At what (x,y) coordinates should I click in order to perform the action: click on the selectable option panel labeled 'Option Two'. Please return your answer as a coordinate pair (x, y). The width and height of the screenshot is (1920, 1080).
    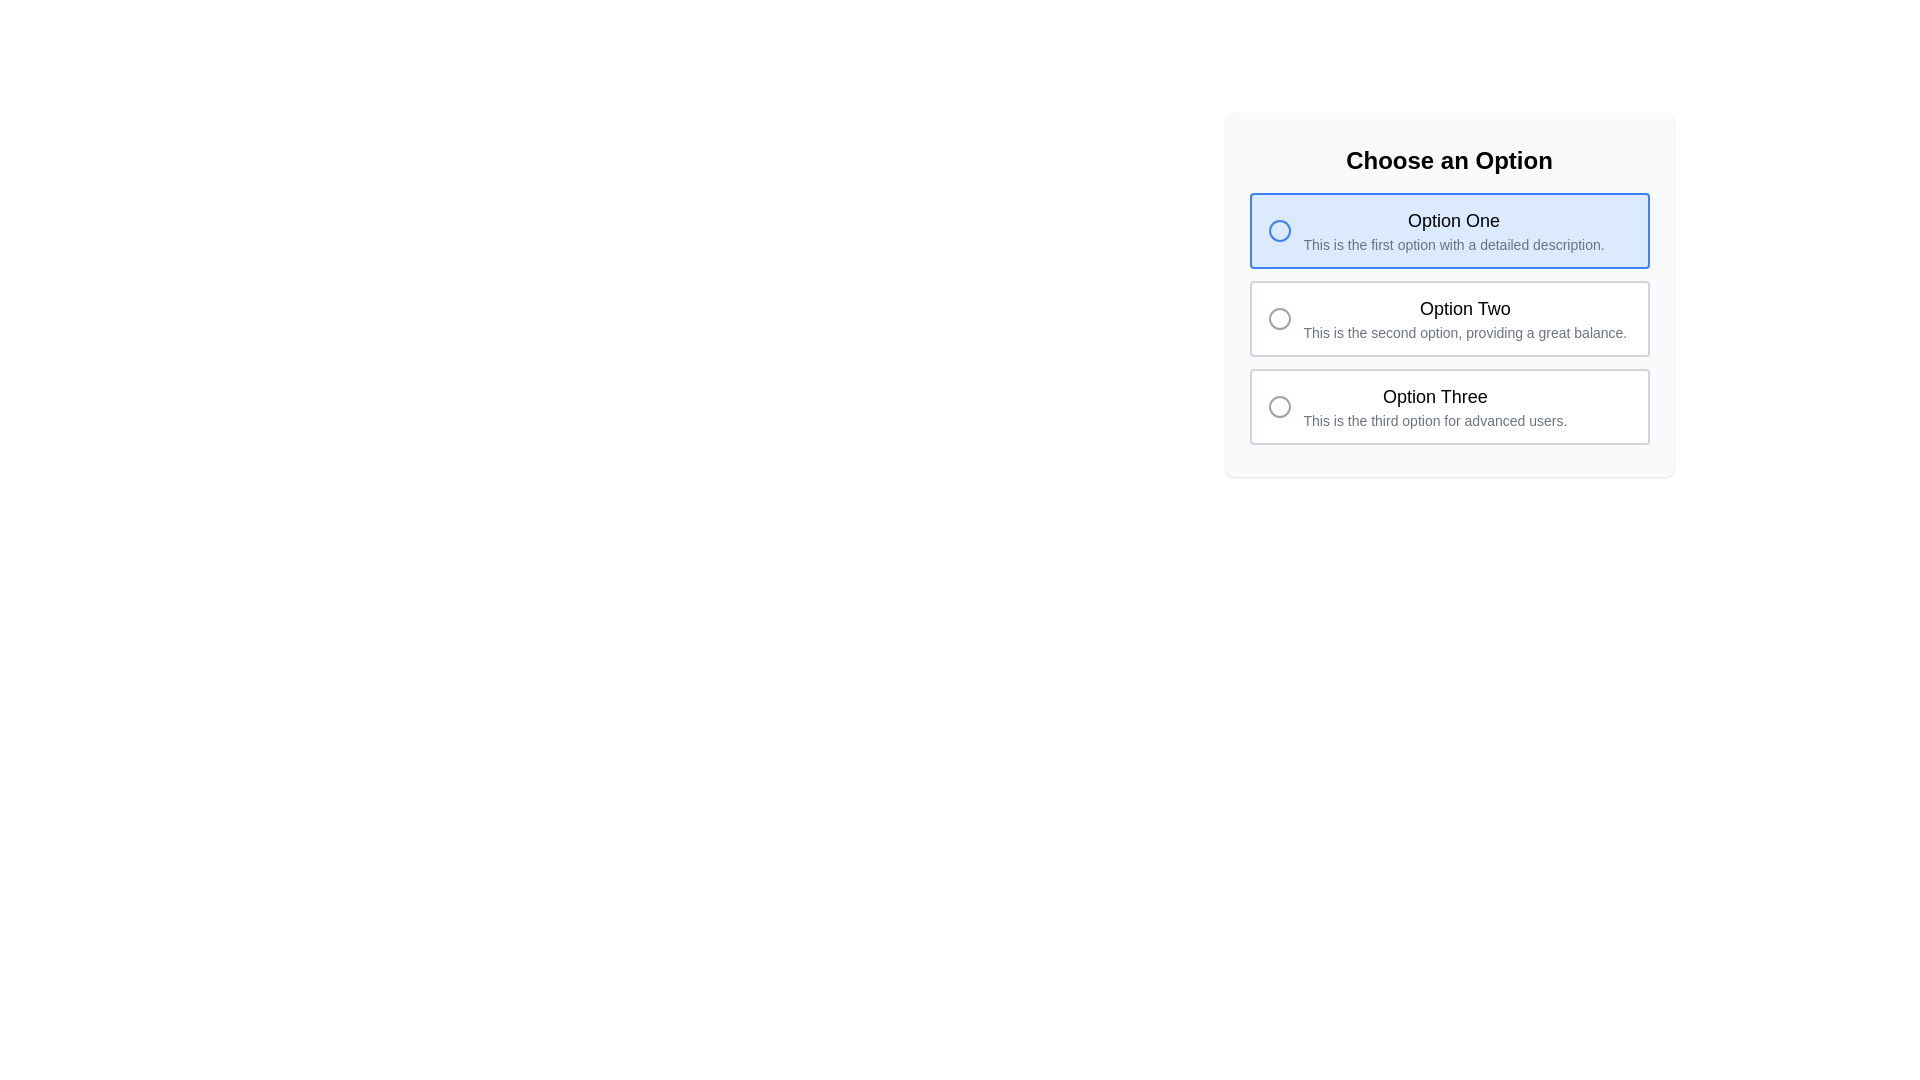
    Looking at the image, I should click on (1449, 294).